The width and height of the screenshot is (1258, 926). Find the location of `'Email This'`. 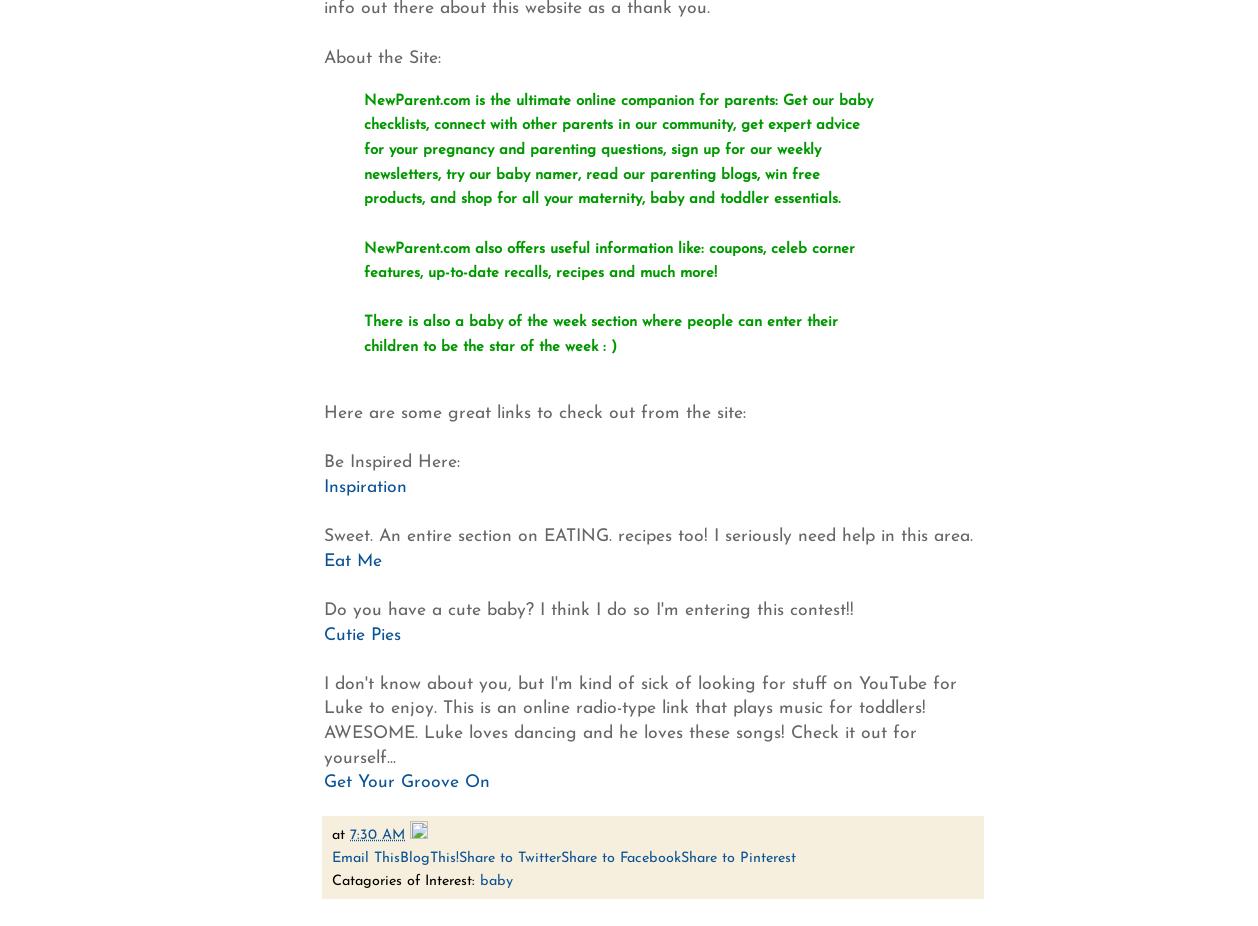

'Email This' is located at coordinates (364, 857).